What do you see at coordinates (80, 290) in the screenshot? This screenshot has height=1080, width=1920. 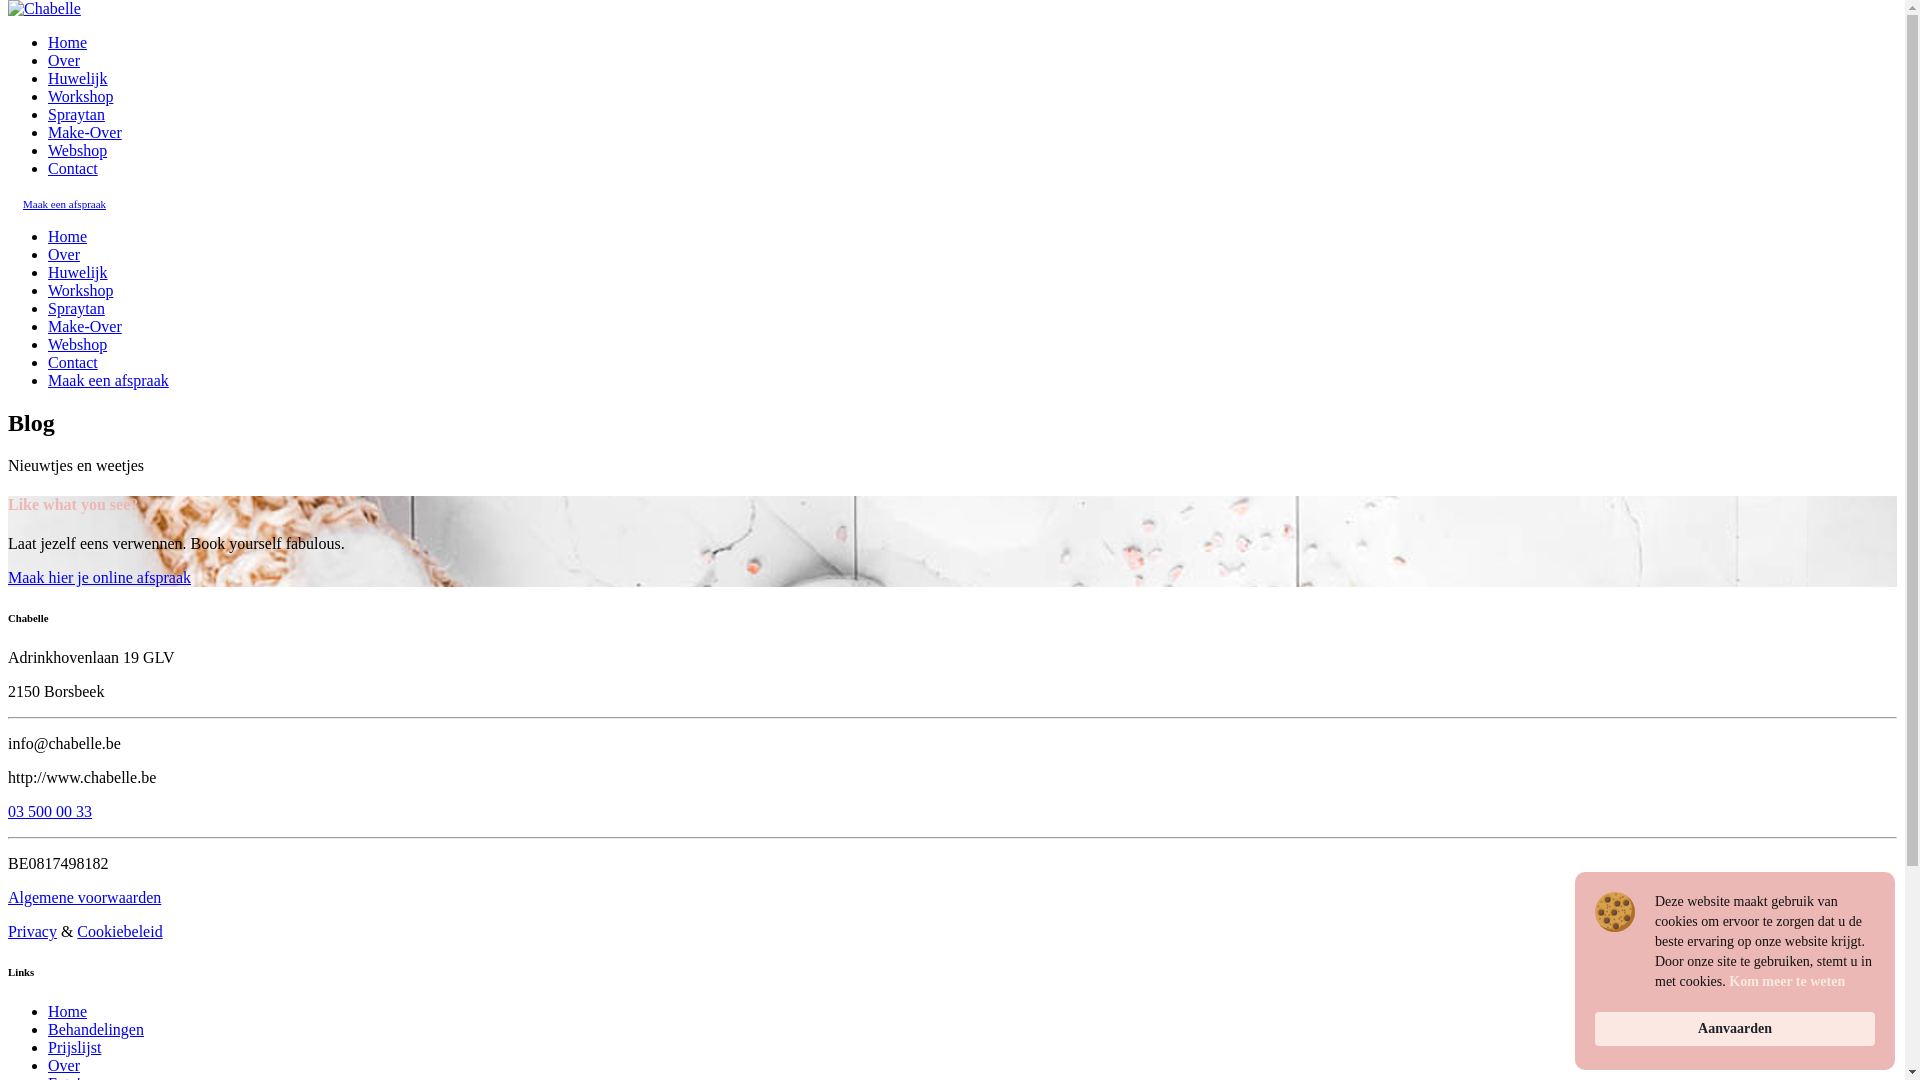 I see `'Workshop'` at bounding box center [80, 290].